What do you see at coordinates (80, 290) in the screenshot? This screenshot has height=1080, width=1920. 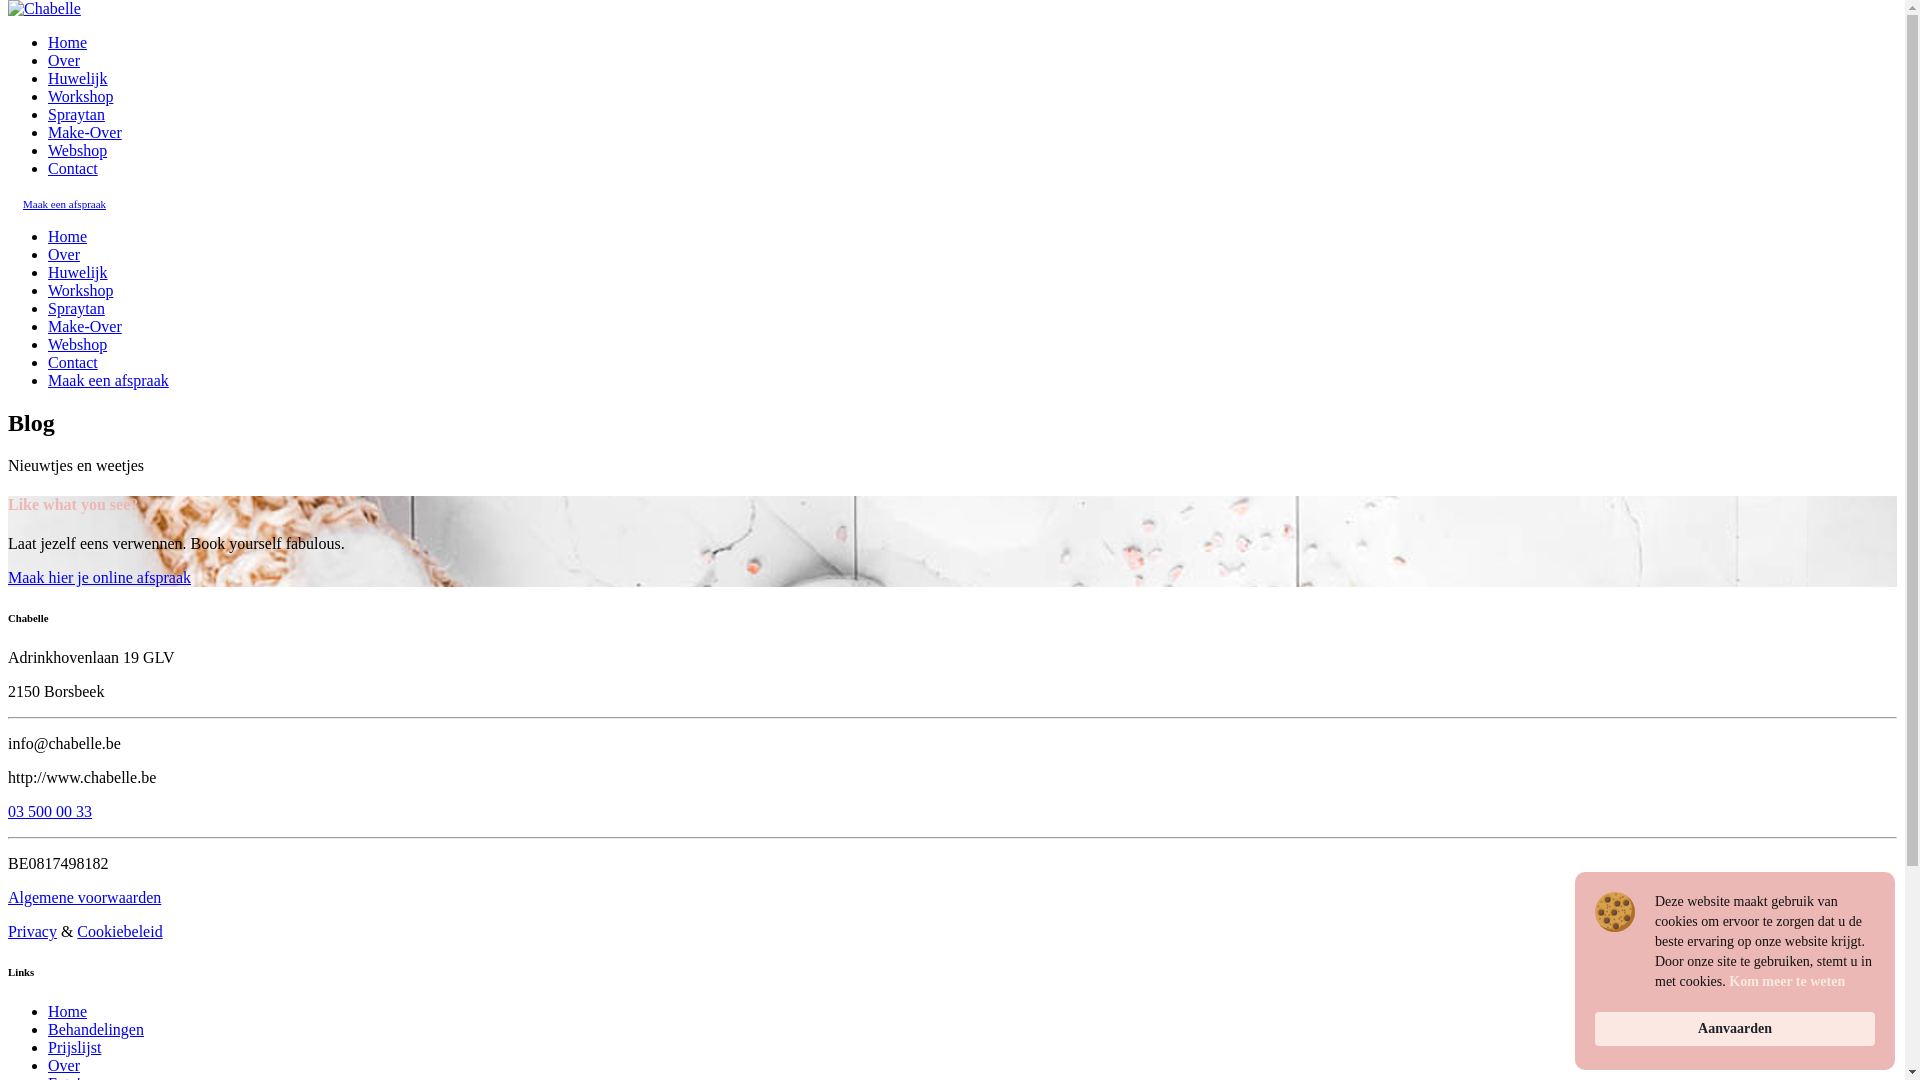 I see `'Workshop'` at bounding box center [80, 290].